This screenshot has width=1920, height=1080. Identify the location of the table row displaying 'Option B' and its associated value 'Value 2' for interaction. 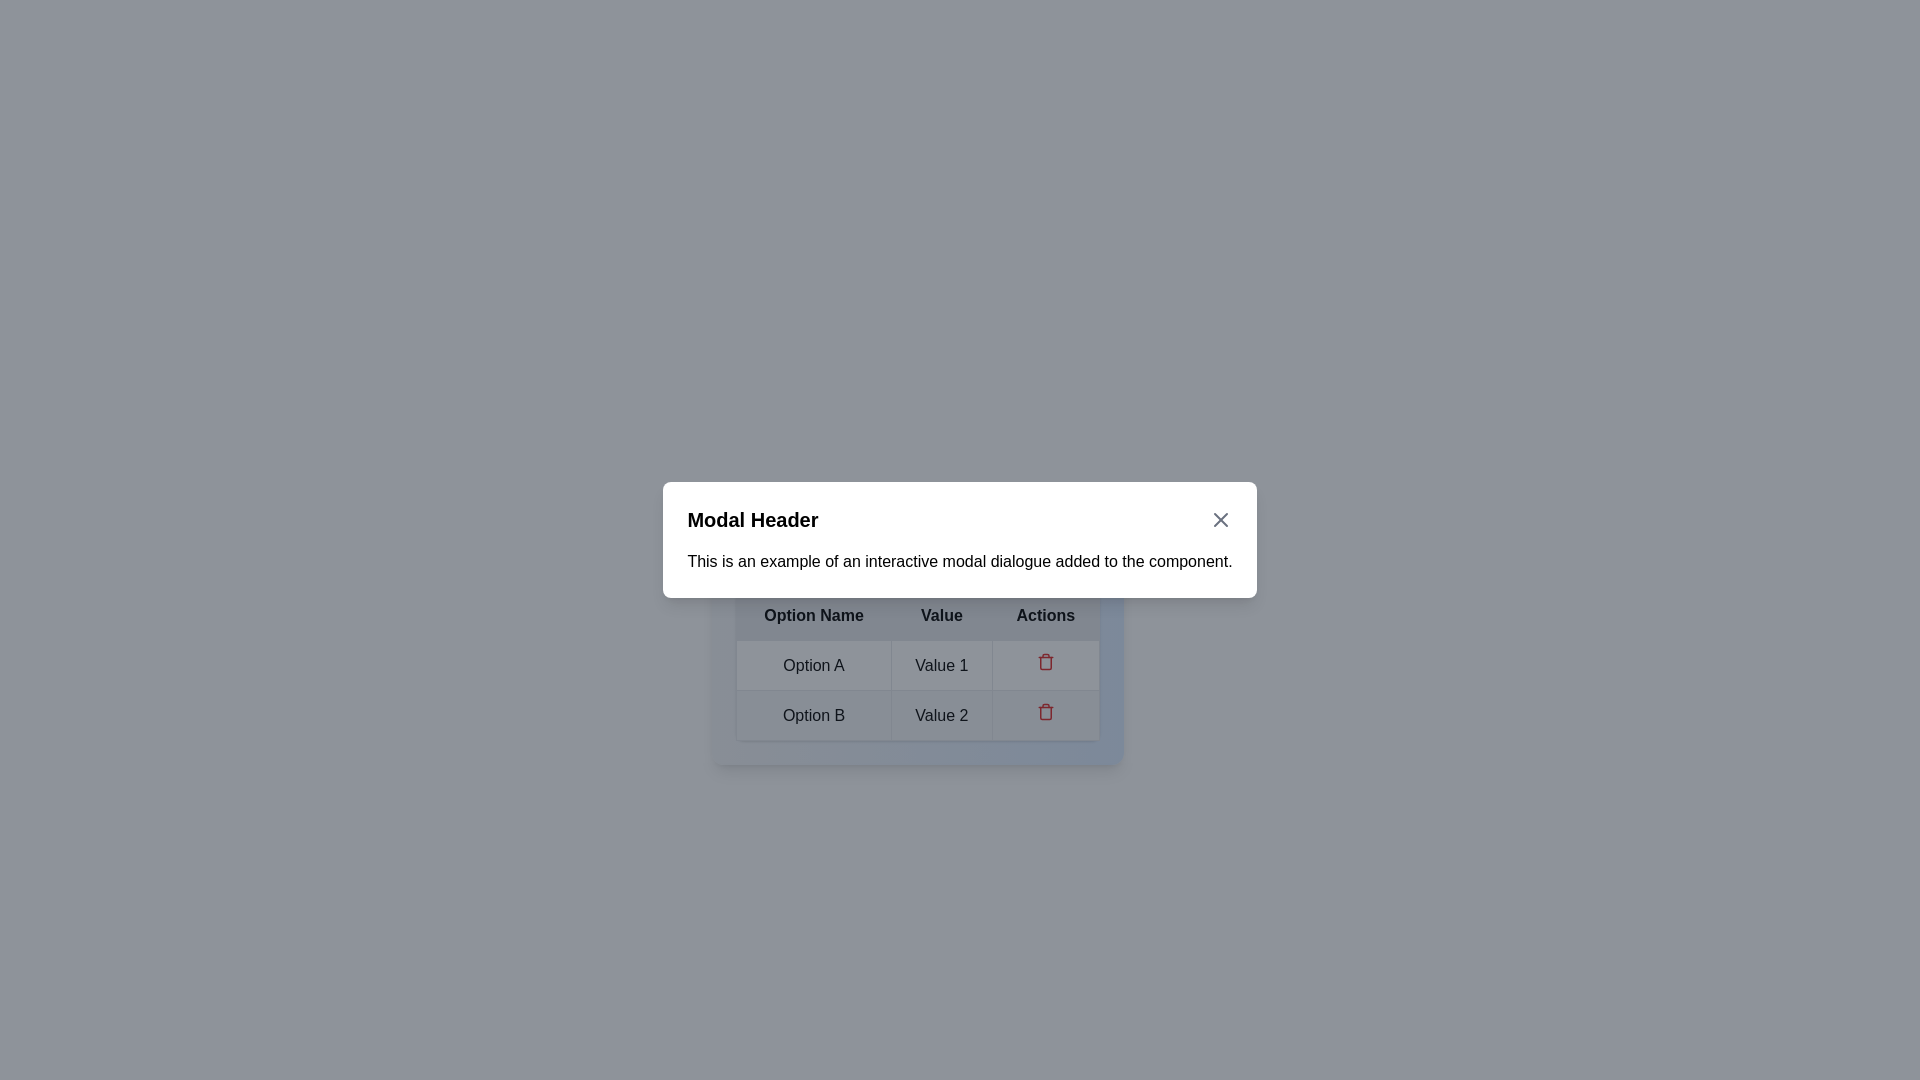
(916, 713).